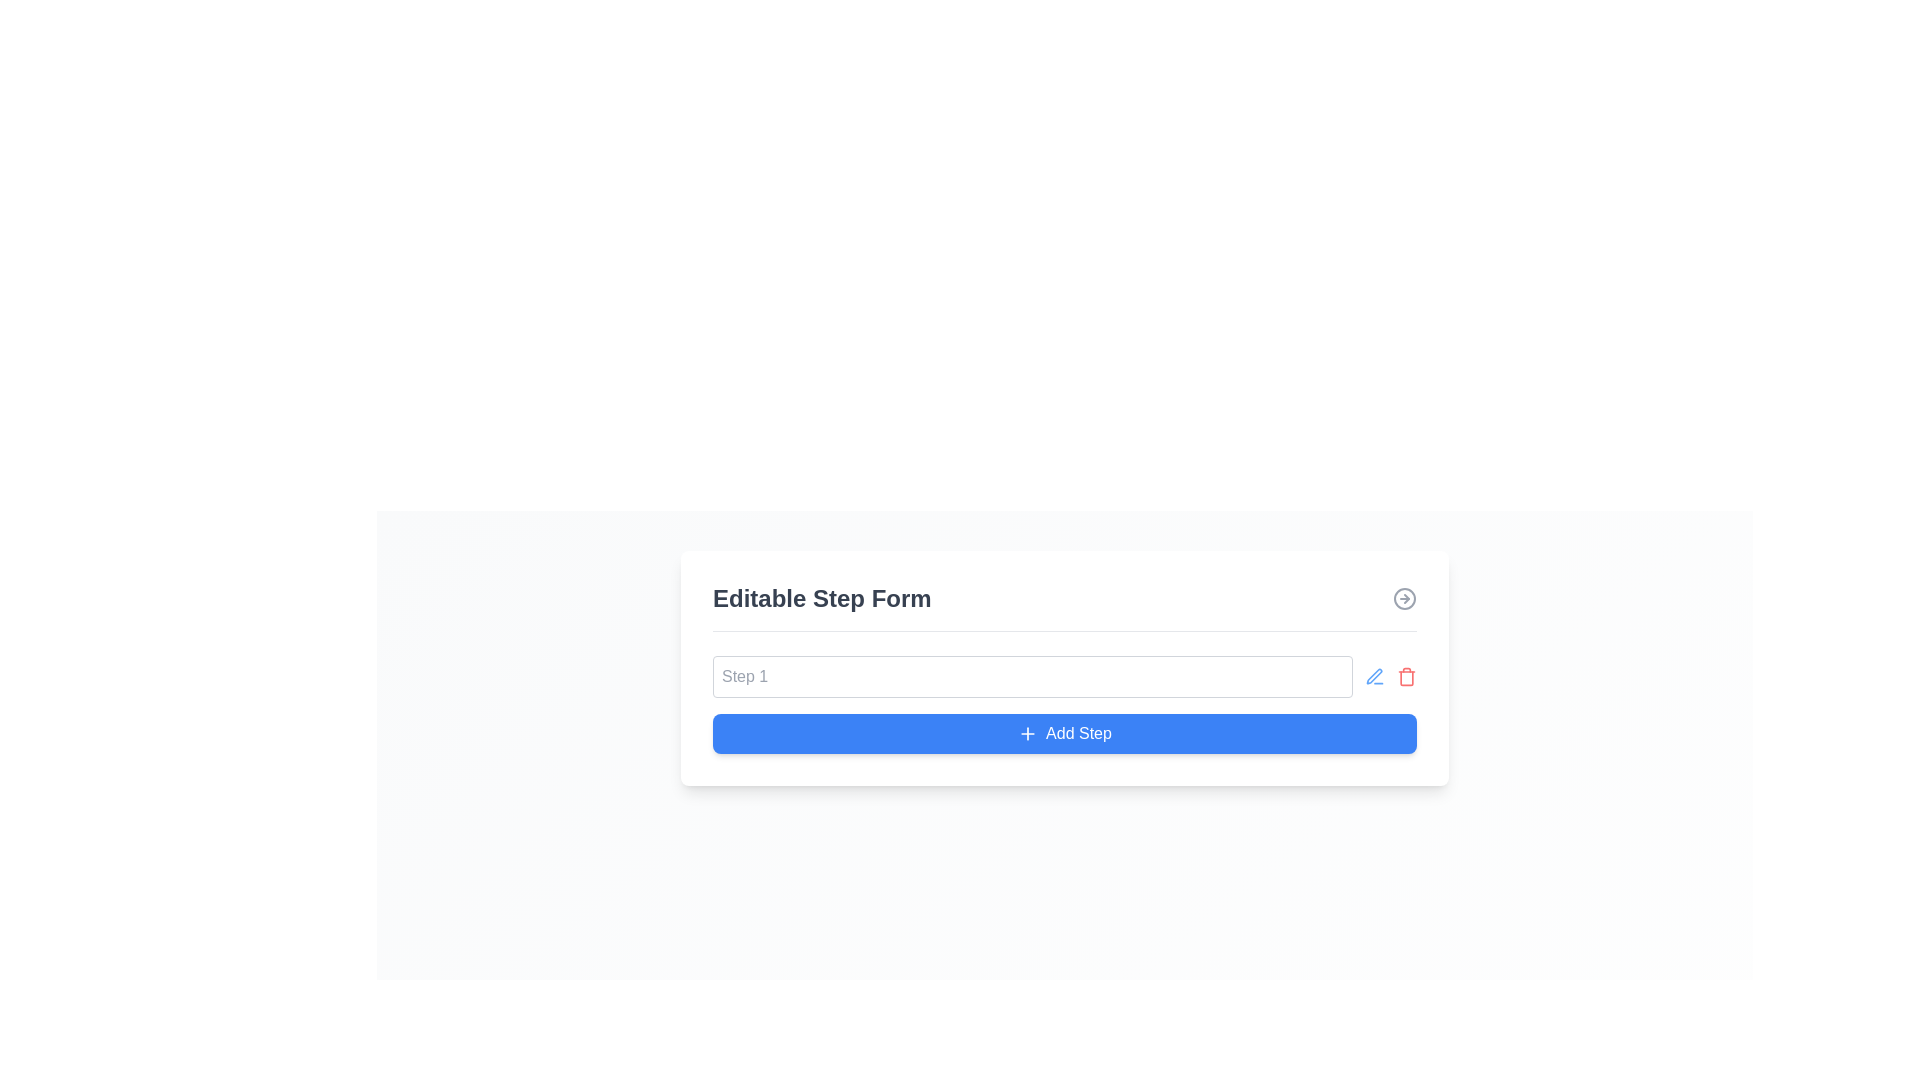 This screenshot has height=1080, width=1920. I want to click on the circular navigation icon located at the far right of the header section, aligned with the title 'Editable Step Form', so click(1404, 597).